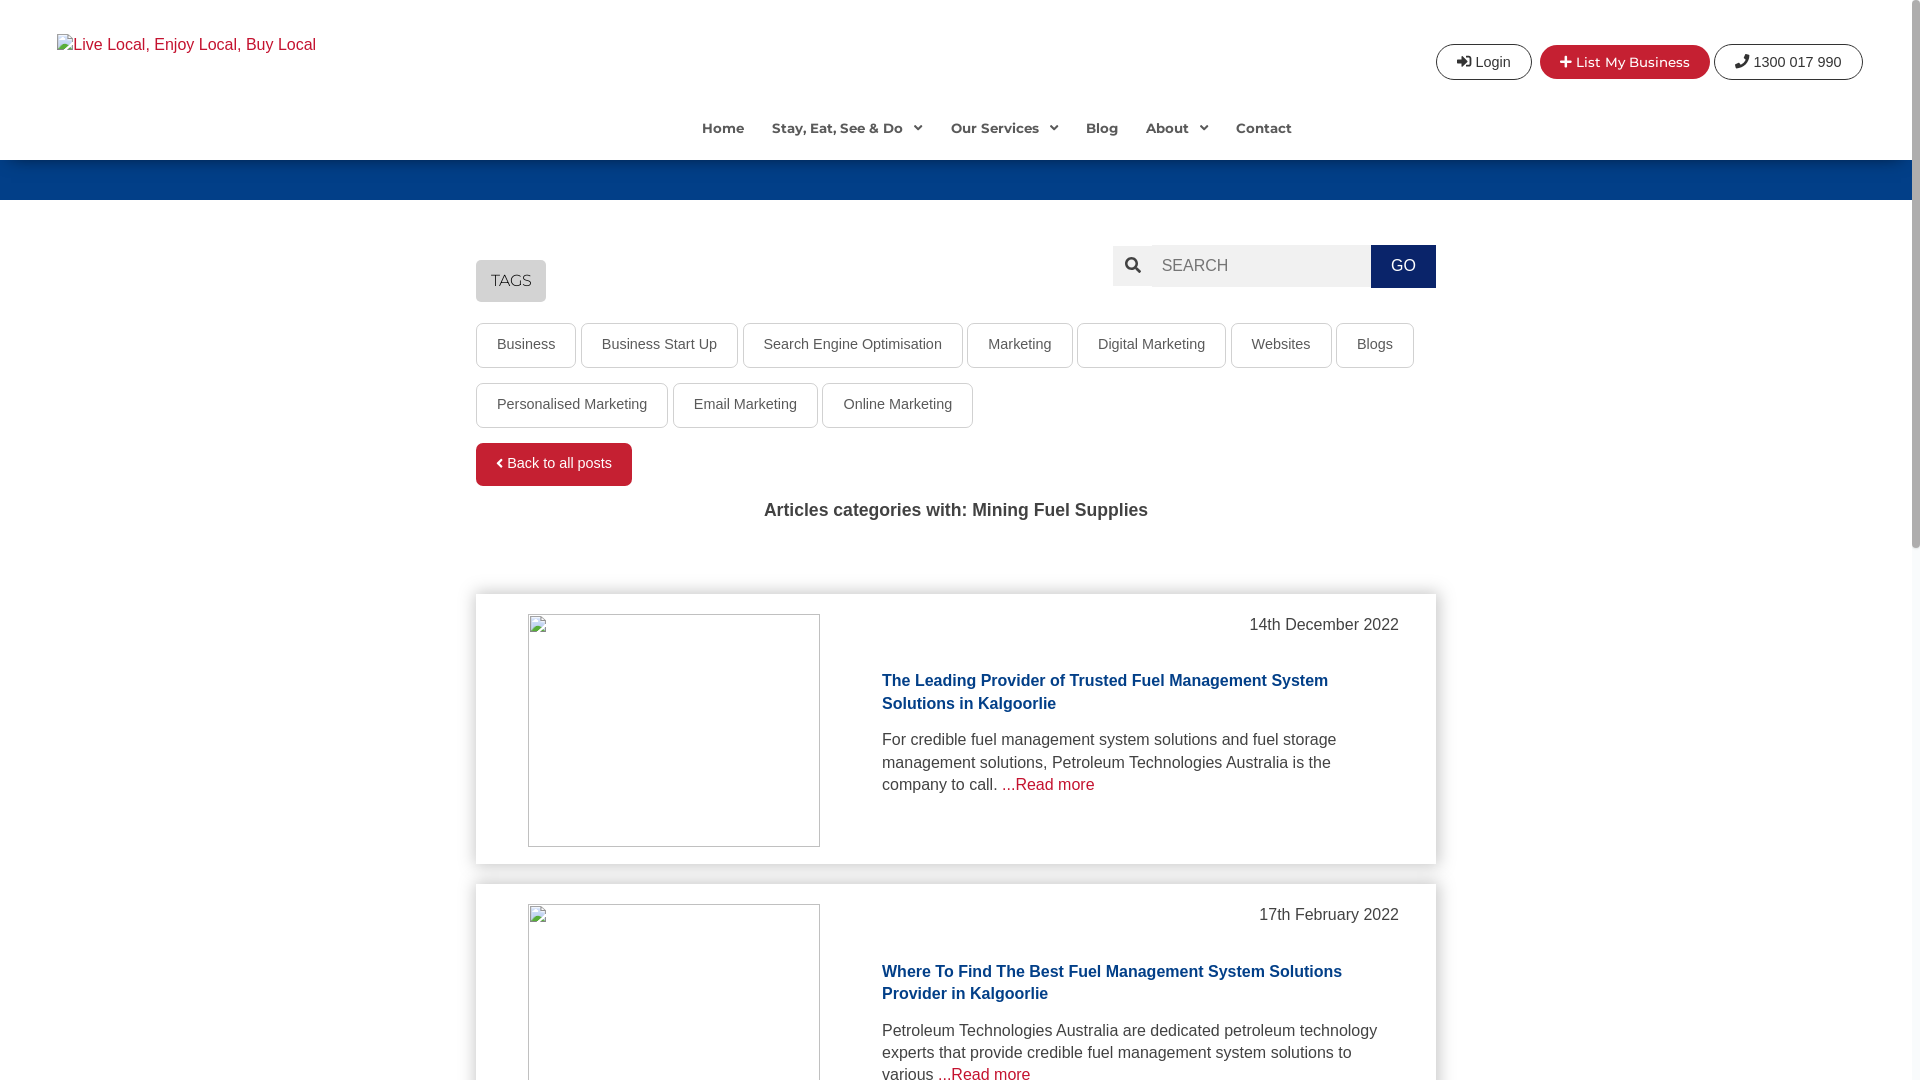 Image resolution: width=1920 pixels, height=1080 pixels. What do you see at coordinates (1483, 60) in the screenshot?
I see `'Login'` at bounding box center [1483, 60].